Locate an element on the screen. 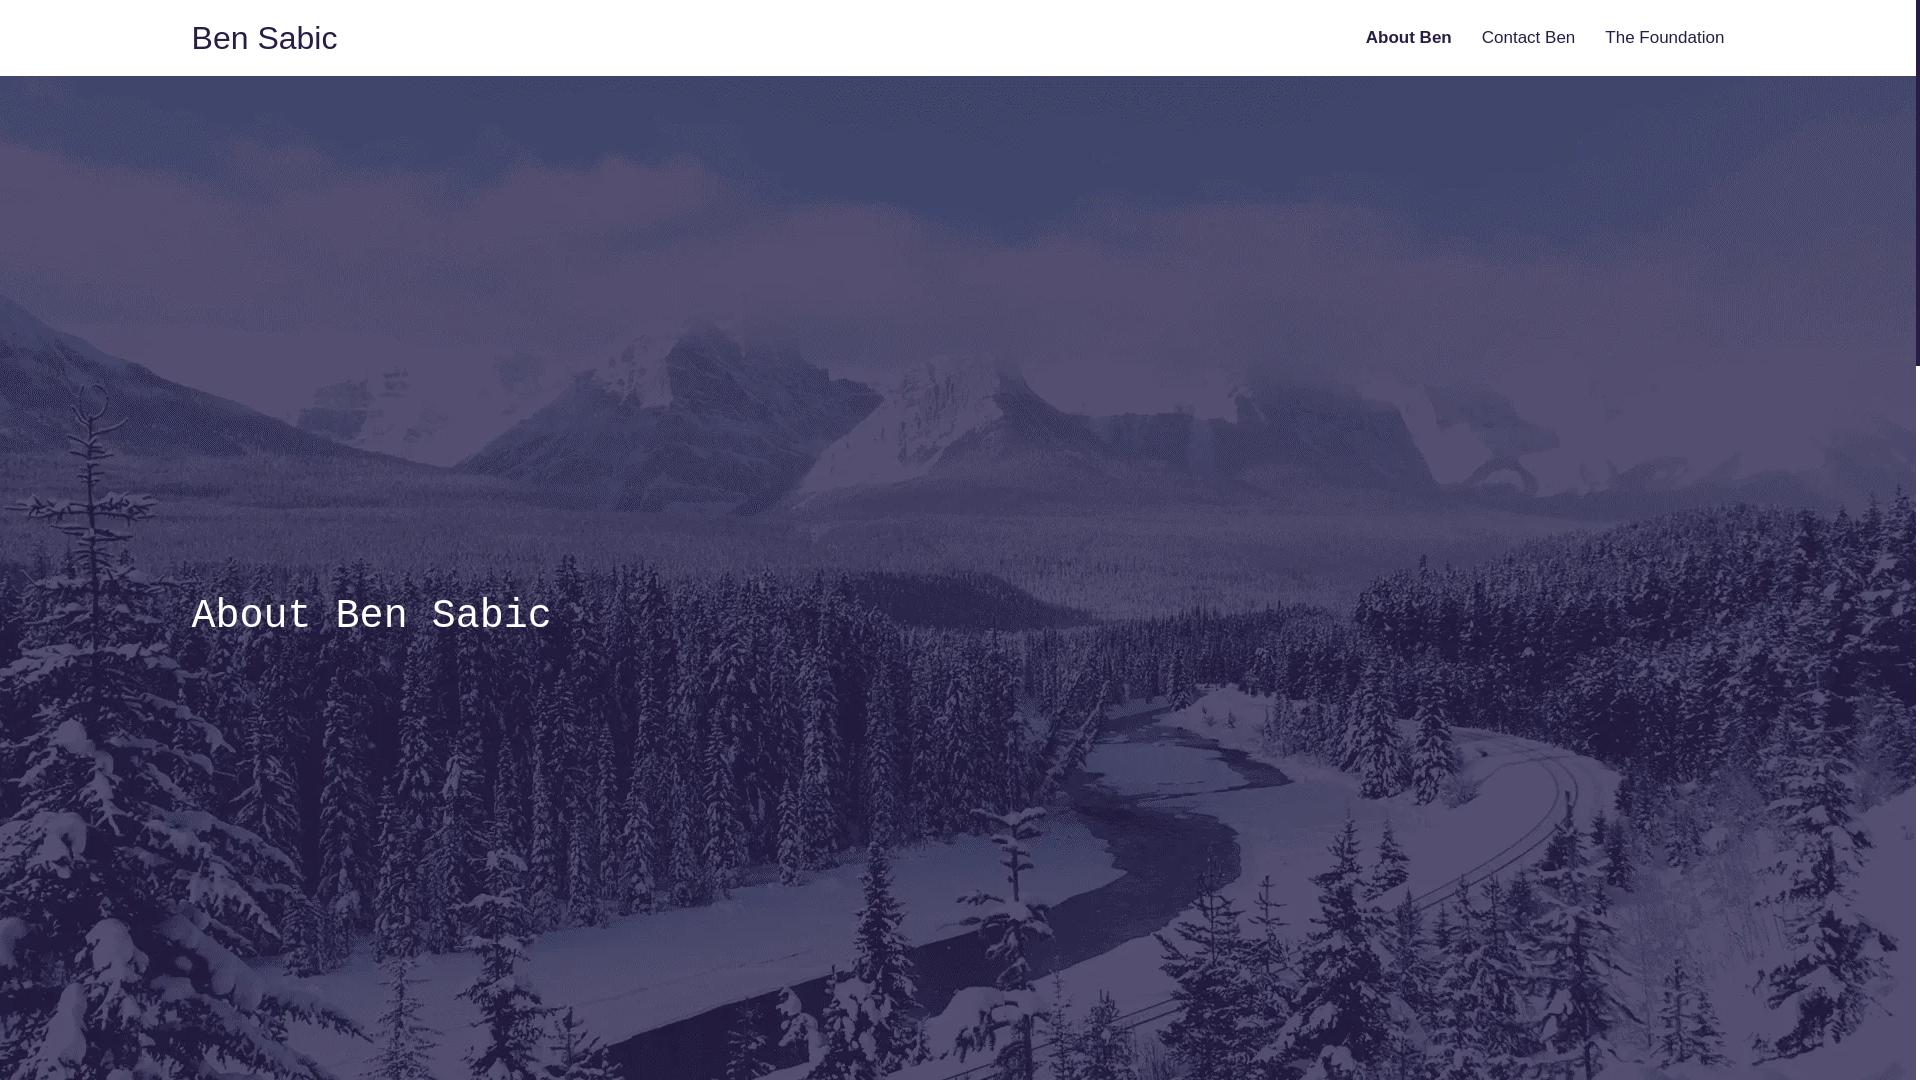 The width and height of the screenshot is (1920, 1080). 'The Foundation' is located at coordinates (1664, 37).